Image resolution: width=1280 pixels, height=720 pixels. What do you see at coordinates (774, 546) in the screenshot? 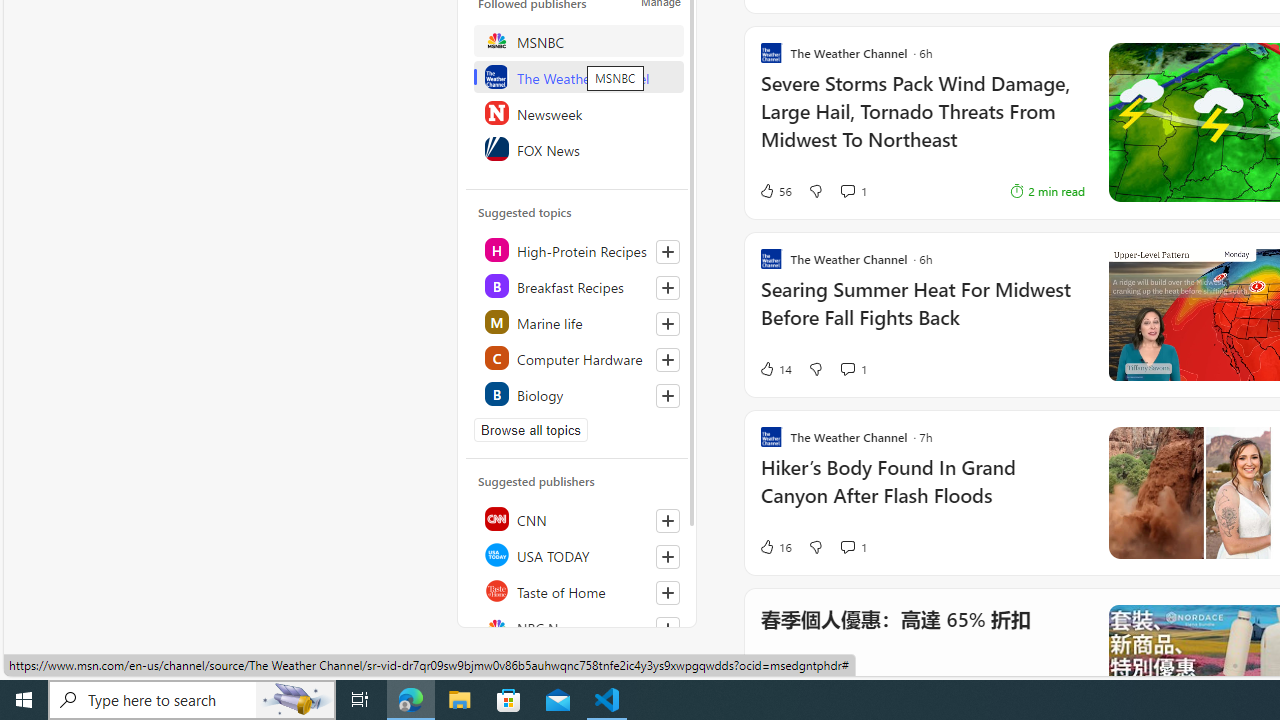
I see `'16 Like'` at bounding box center [774, 546].